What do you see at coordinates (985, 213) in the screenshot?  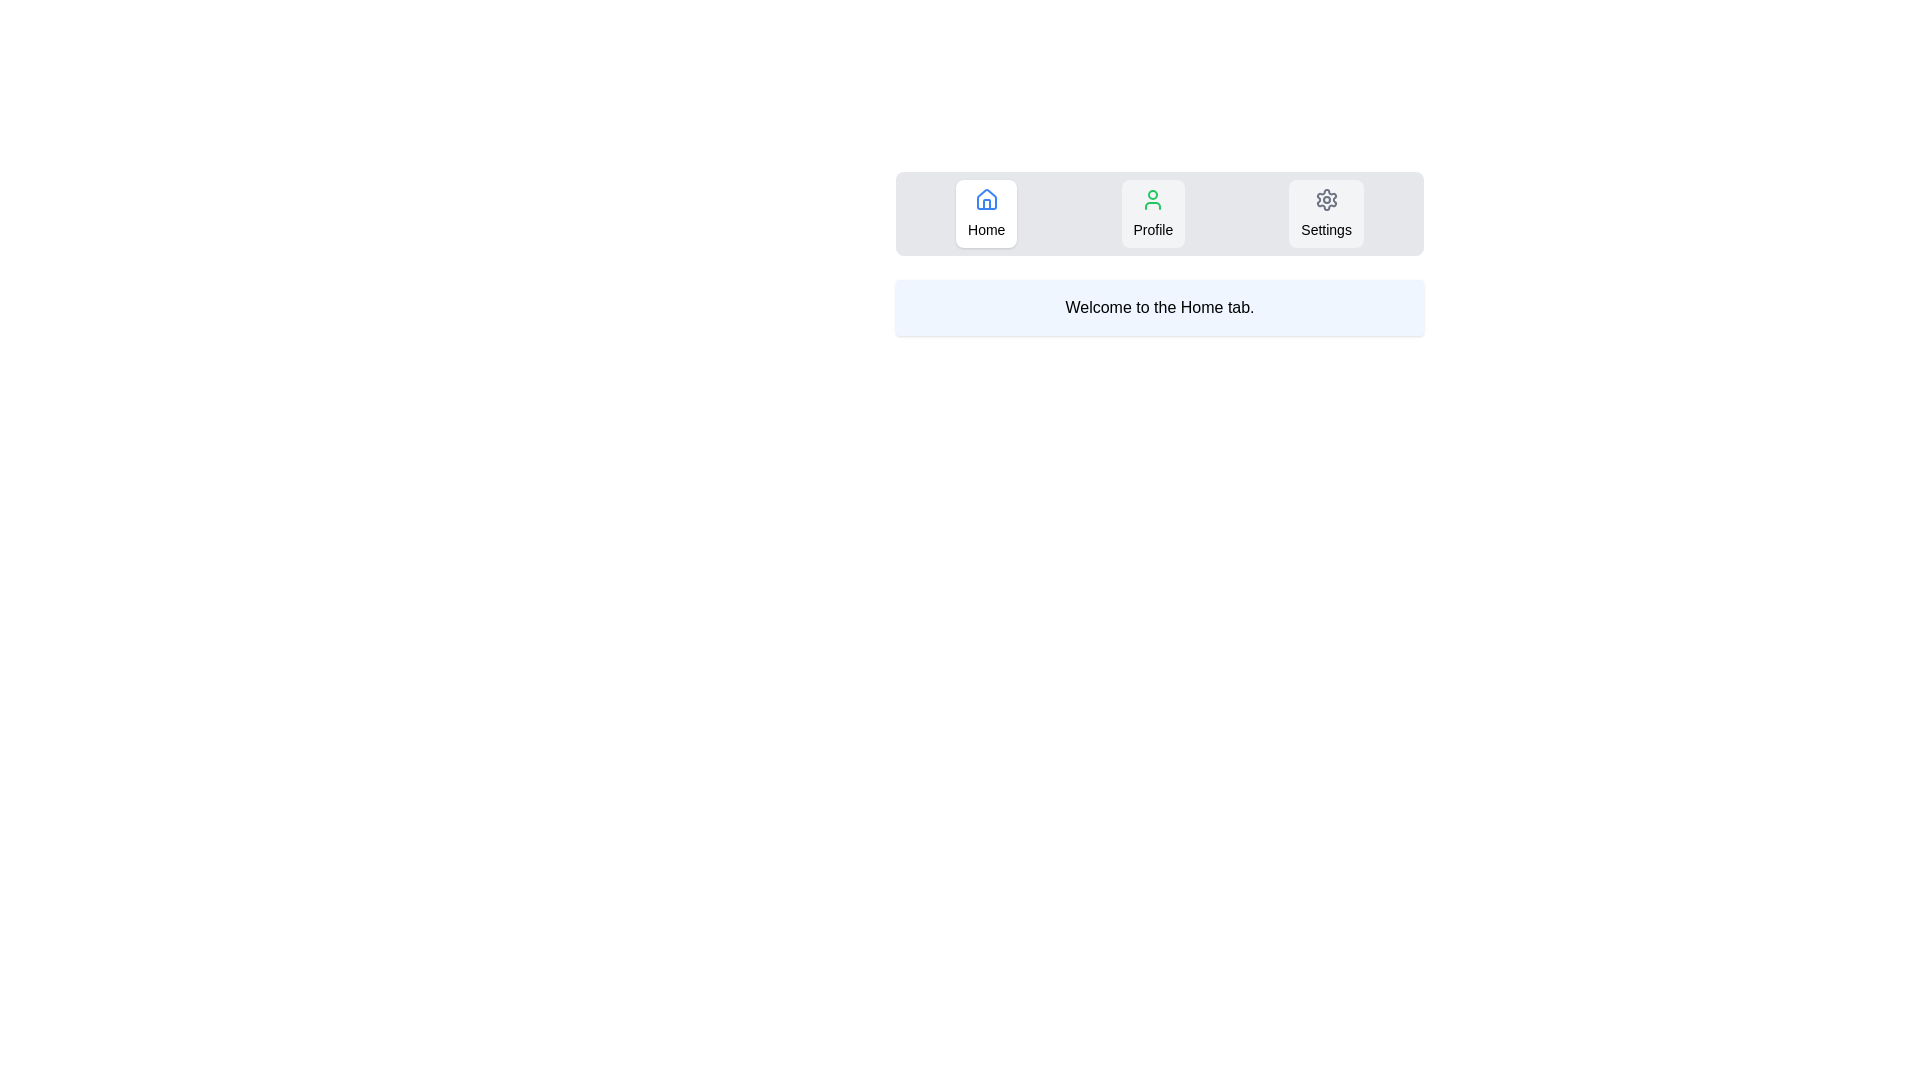 I see `the Home tab to view its hover effect` at bounding box center [985, 213].